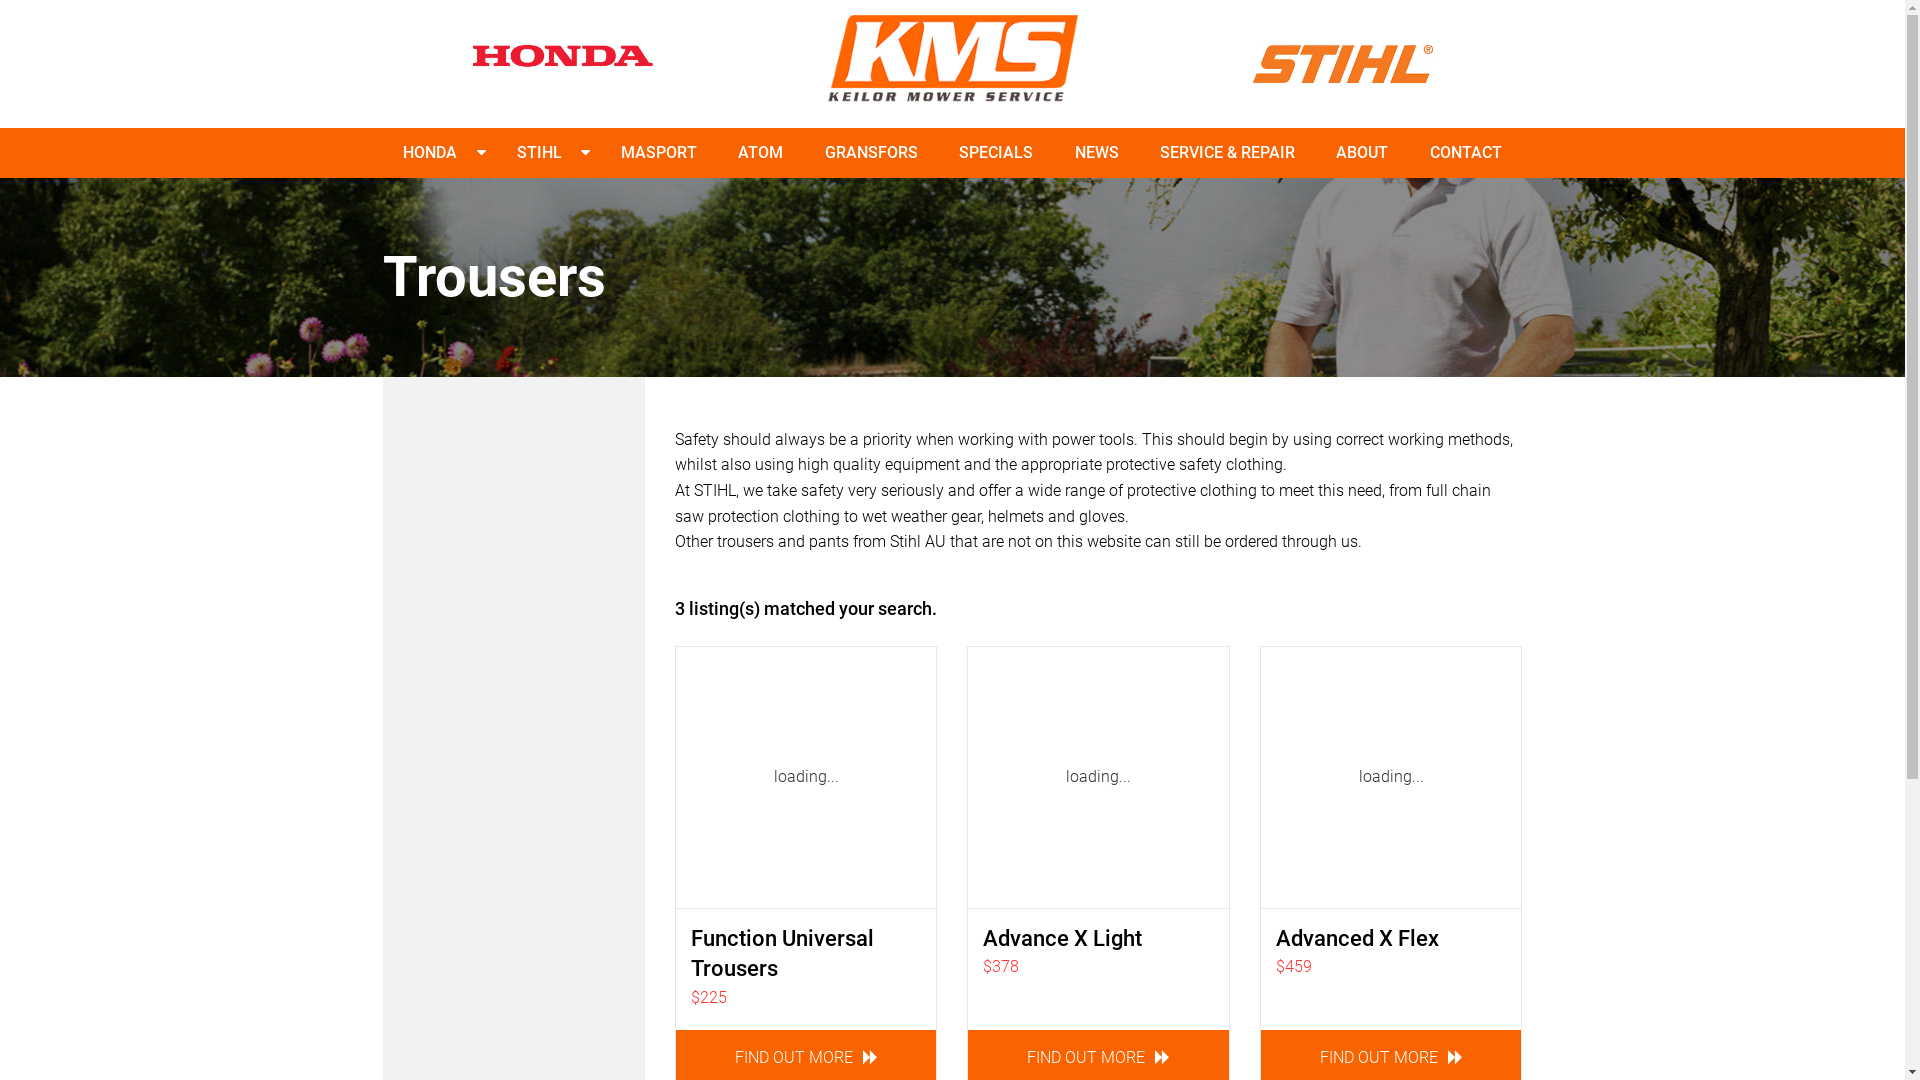 This screenshot has width=1920, height=1080. Describe the element at coordinates (1361, 152) in the screenshot. I see `'ABOUT'` at that location.